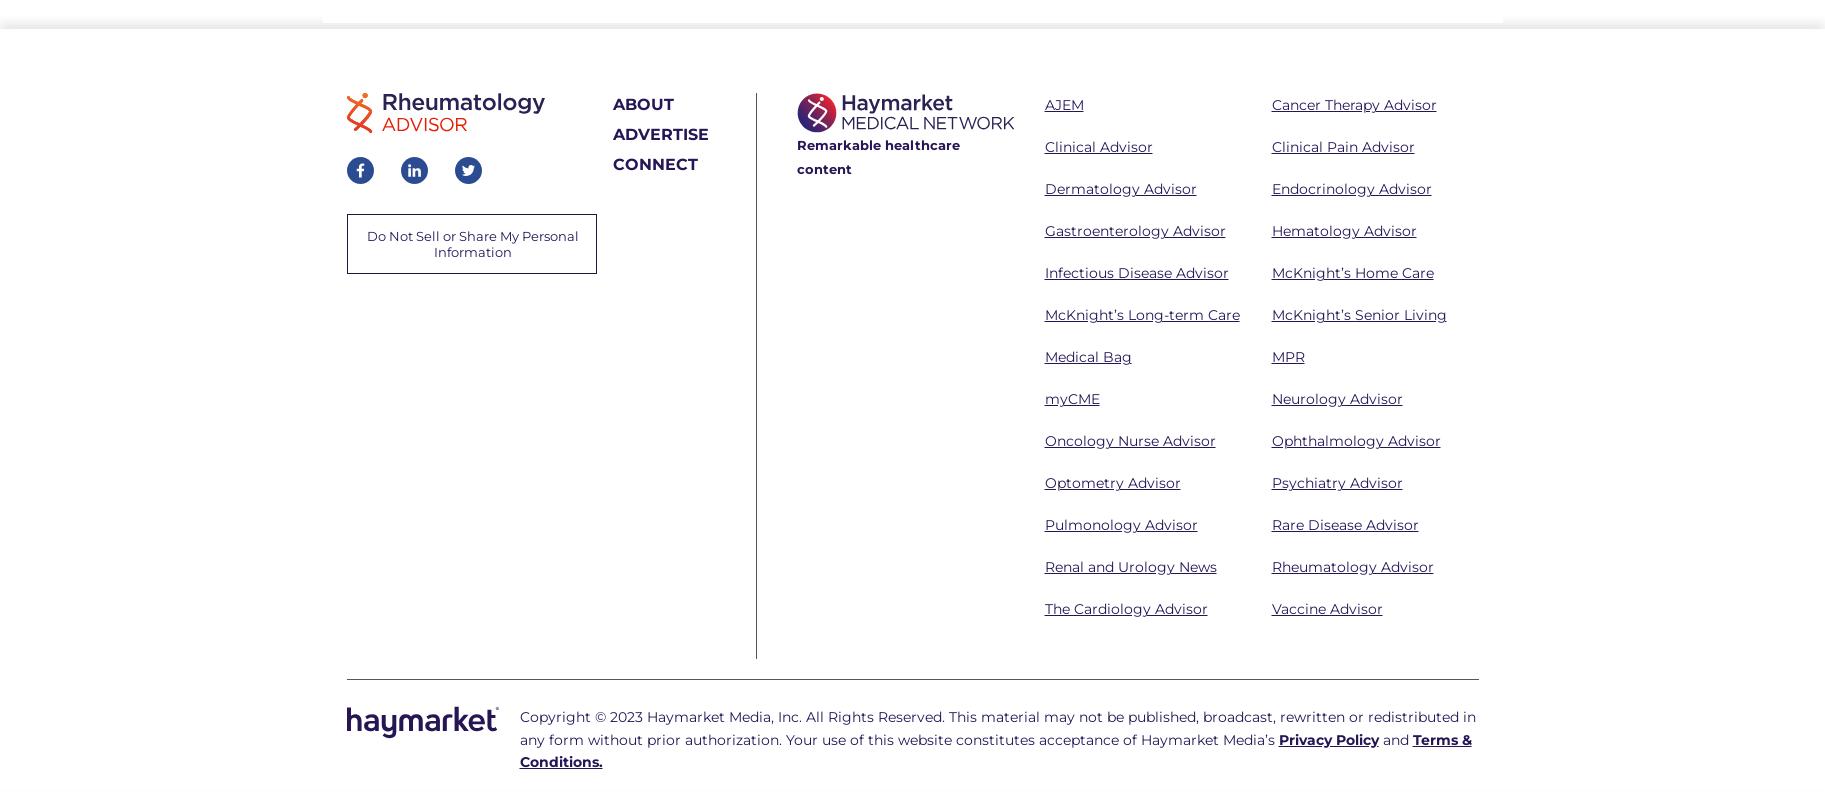  Describe the element at coordinates (611, 104) in the screenshot. I see `'ABOUT'` at that location.